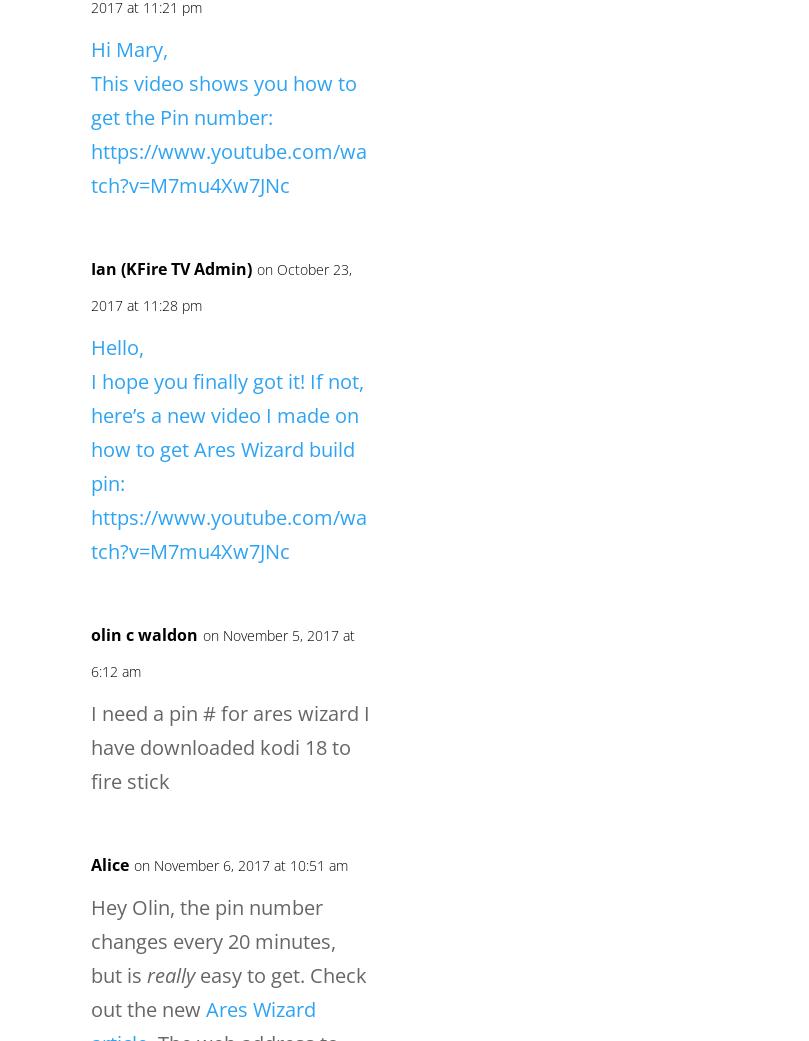 The height and width of the screenshot is (1041, 809). What do you see at coordinates (91, 267) in the screenshot?
I see `'Ian (KFire TV Admin)'` at bounding box center [91, 267].